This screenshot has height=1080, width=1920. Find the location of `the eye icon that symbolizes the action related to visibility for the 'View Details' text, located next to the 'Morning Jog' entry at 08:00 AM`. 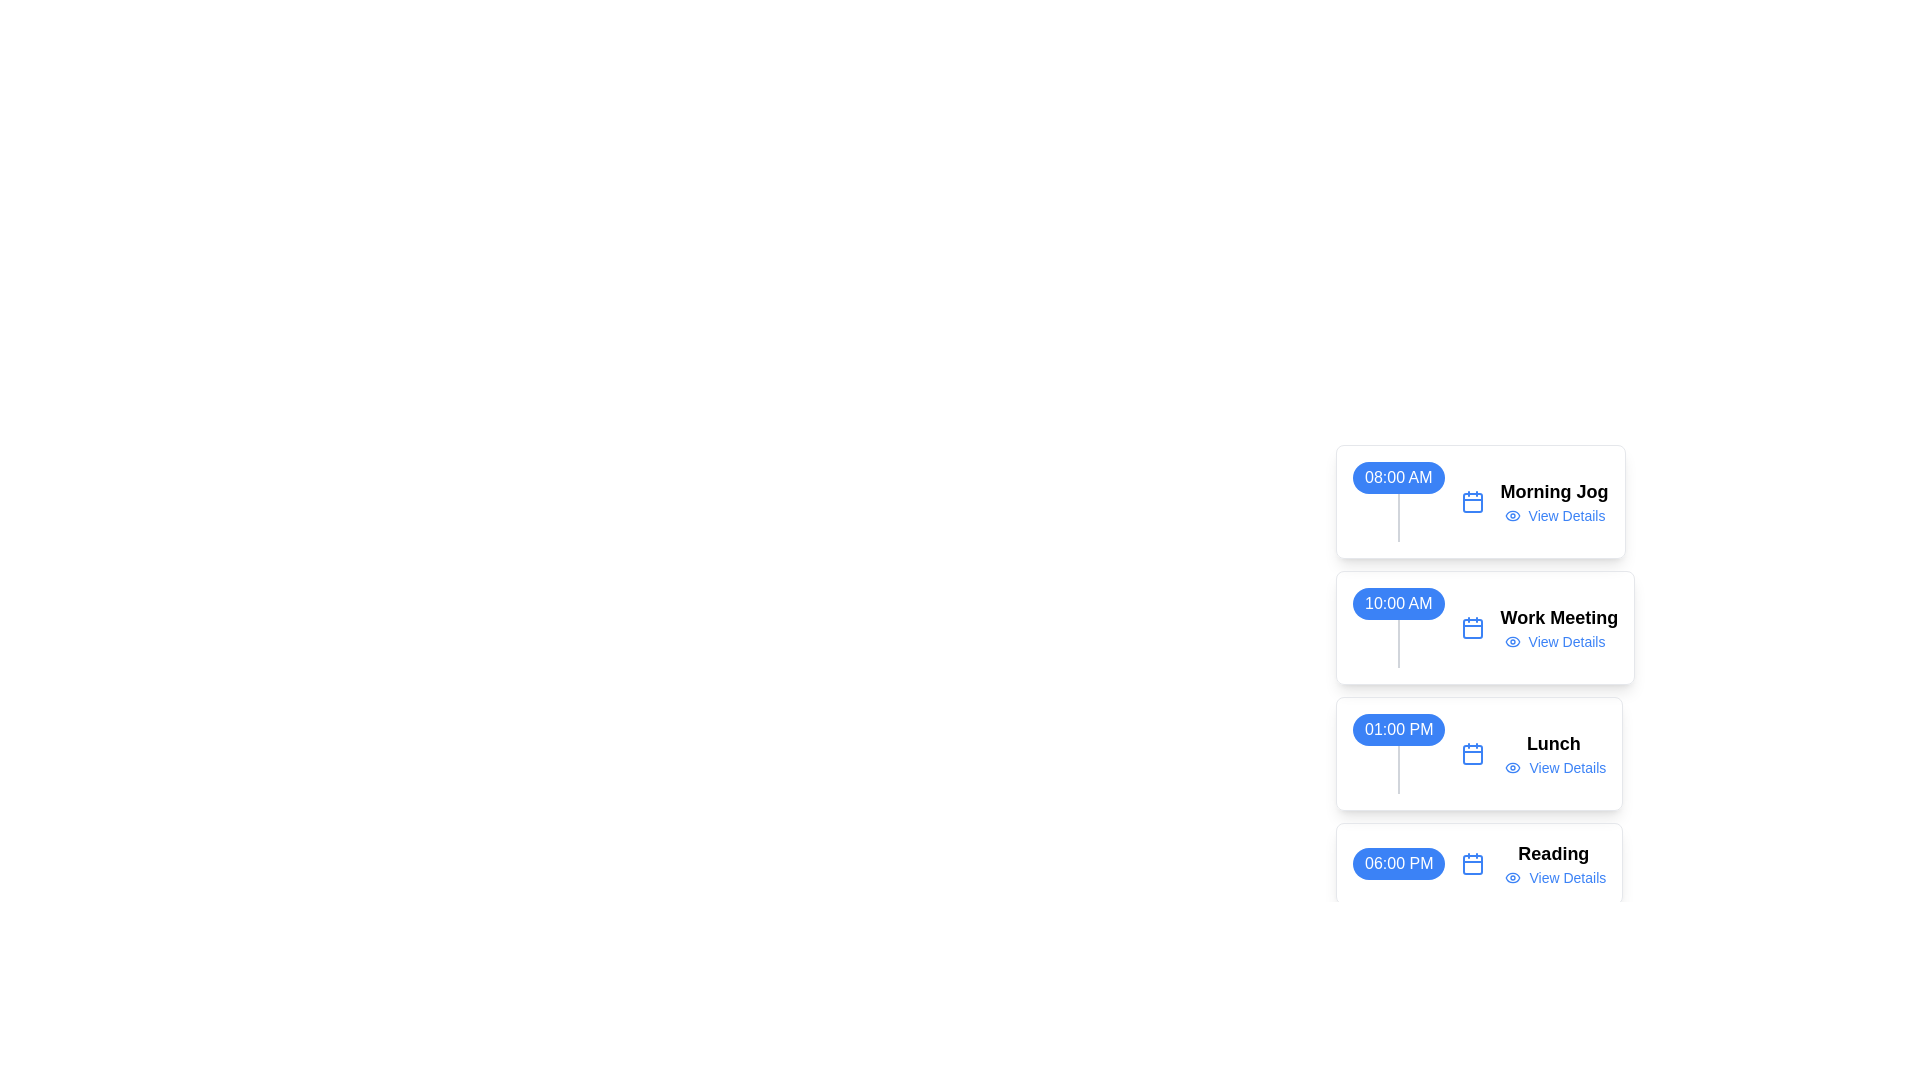

the eye icon that symbolizes the action related to visibility for the 'View Details' text, located next to the 'Morning Jog' entry at 08:00 AM is located at coordinates (1512, 515).